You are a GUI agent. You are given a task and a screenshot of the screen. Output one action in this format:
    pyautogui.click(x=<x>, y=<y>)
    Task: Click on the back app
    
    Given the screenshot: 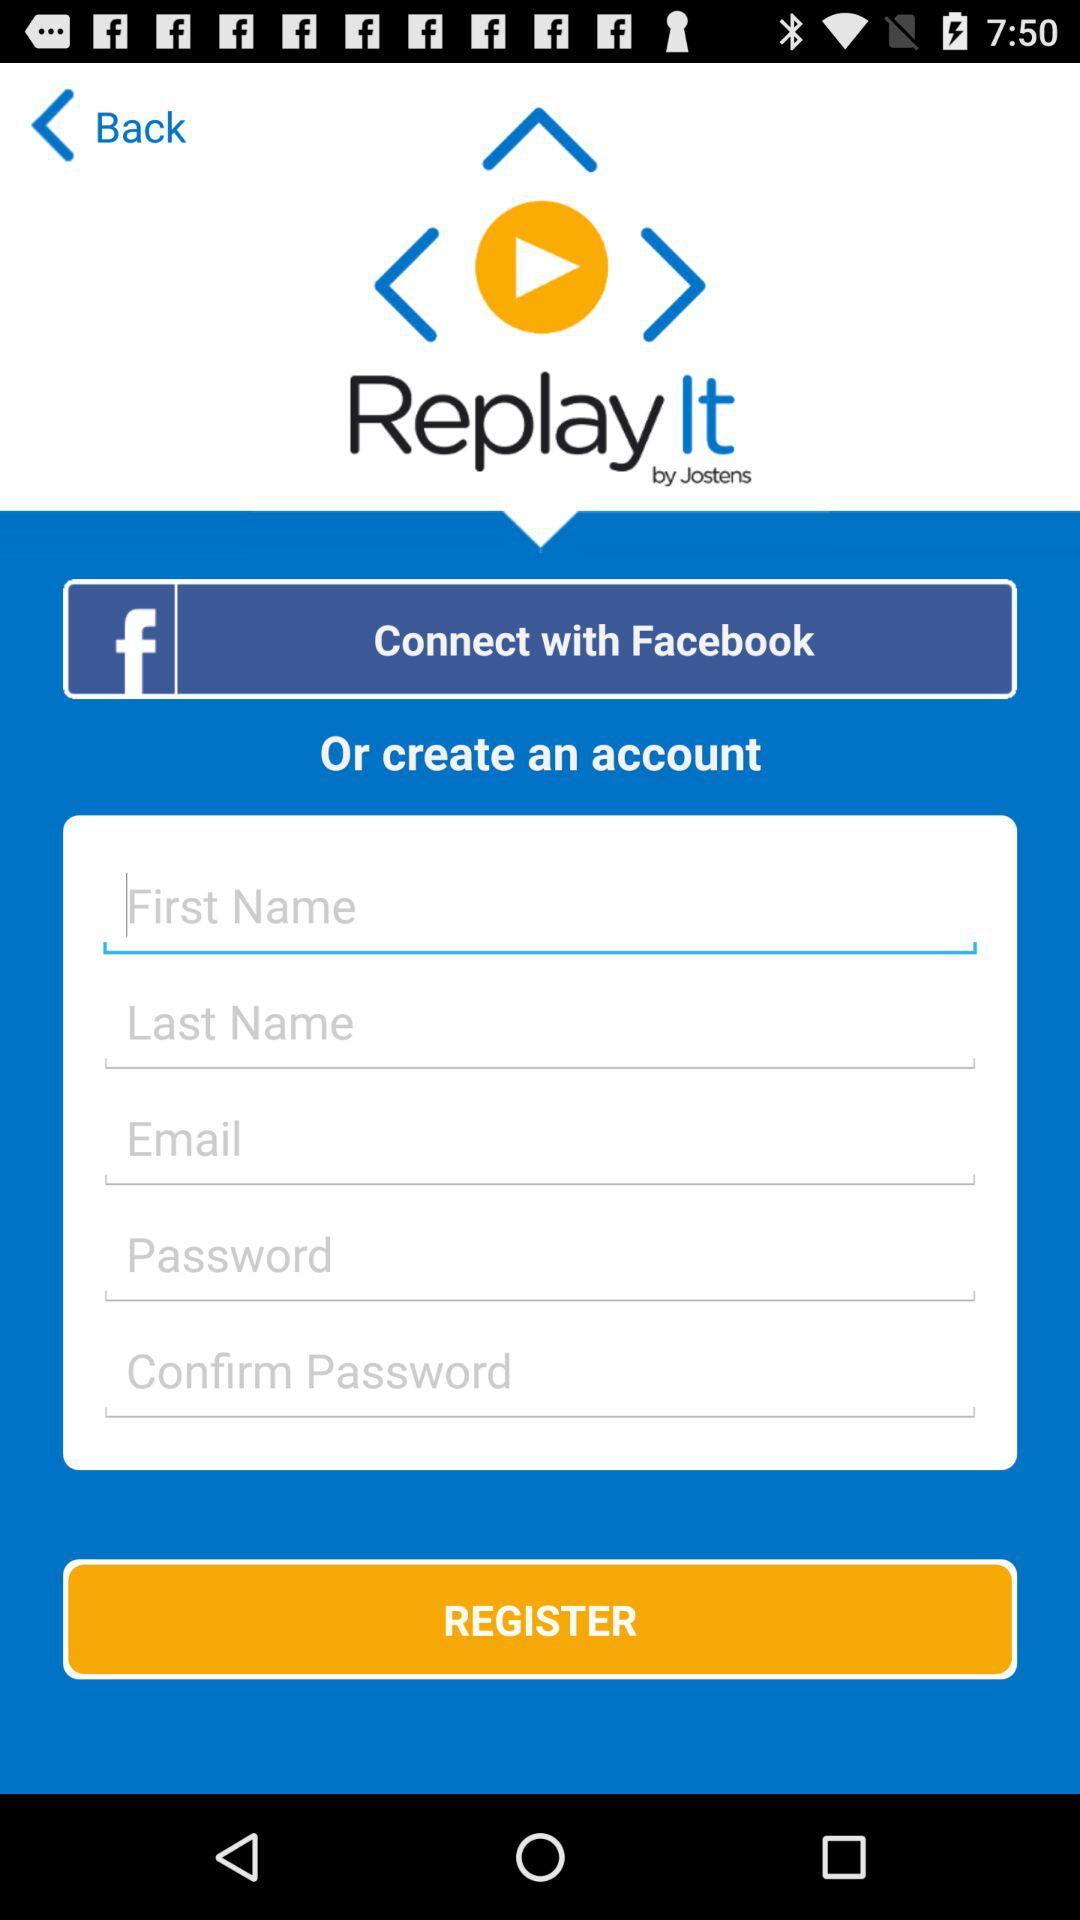 What is the action you would take?
    pyautogui.click(x=103, y=124)
    